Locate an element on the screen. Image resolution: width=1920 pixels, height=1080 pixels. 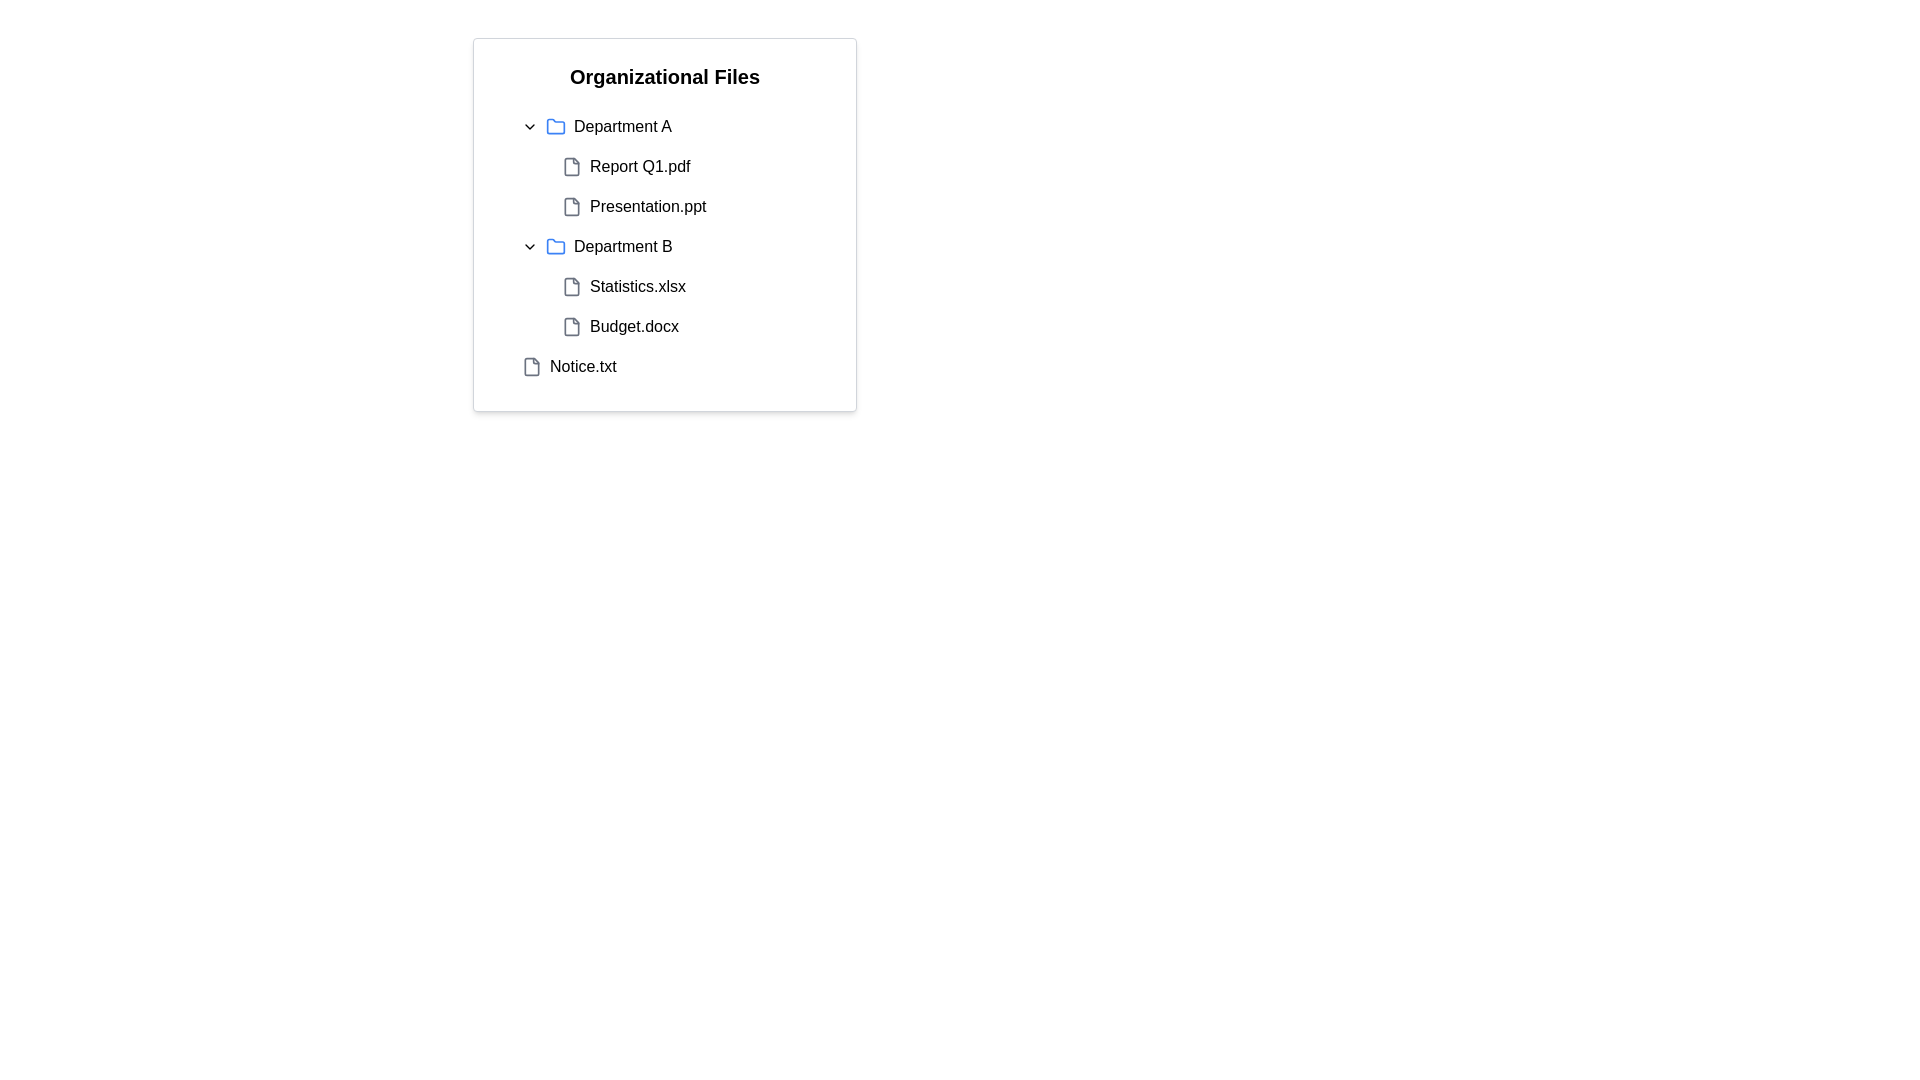
the folder in the list of items under the title 'Organizational Files' is located at coordinates (665, 245).